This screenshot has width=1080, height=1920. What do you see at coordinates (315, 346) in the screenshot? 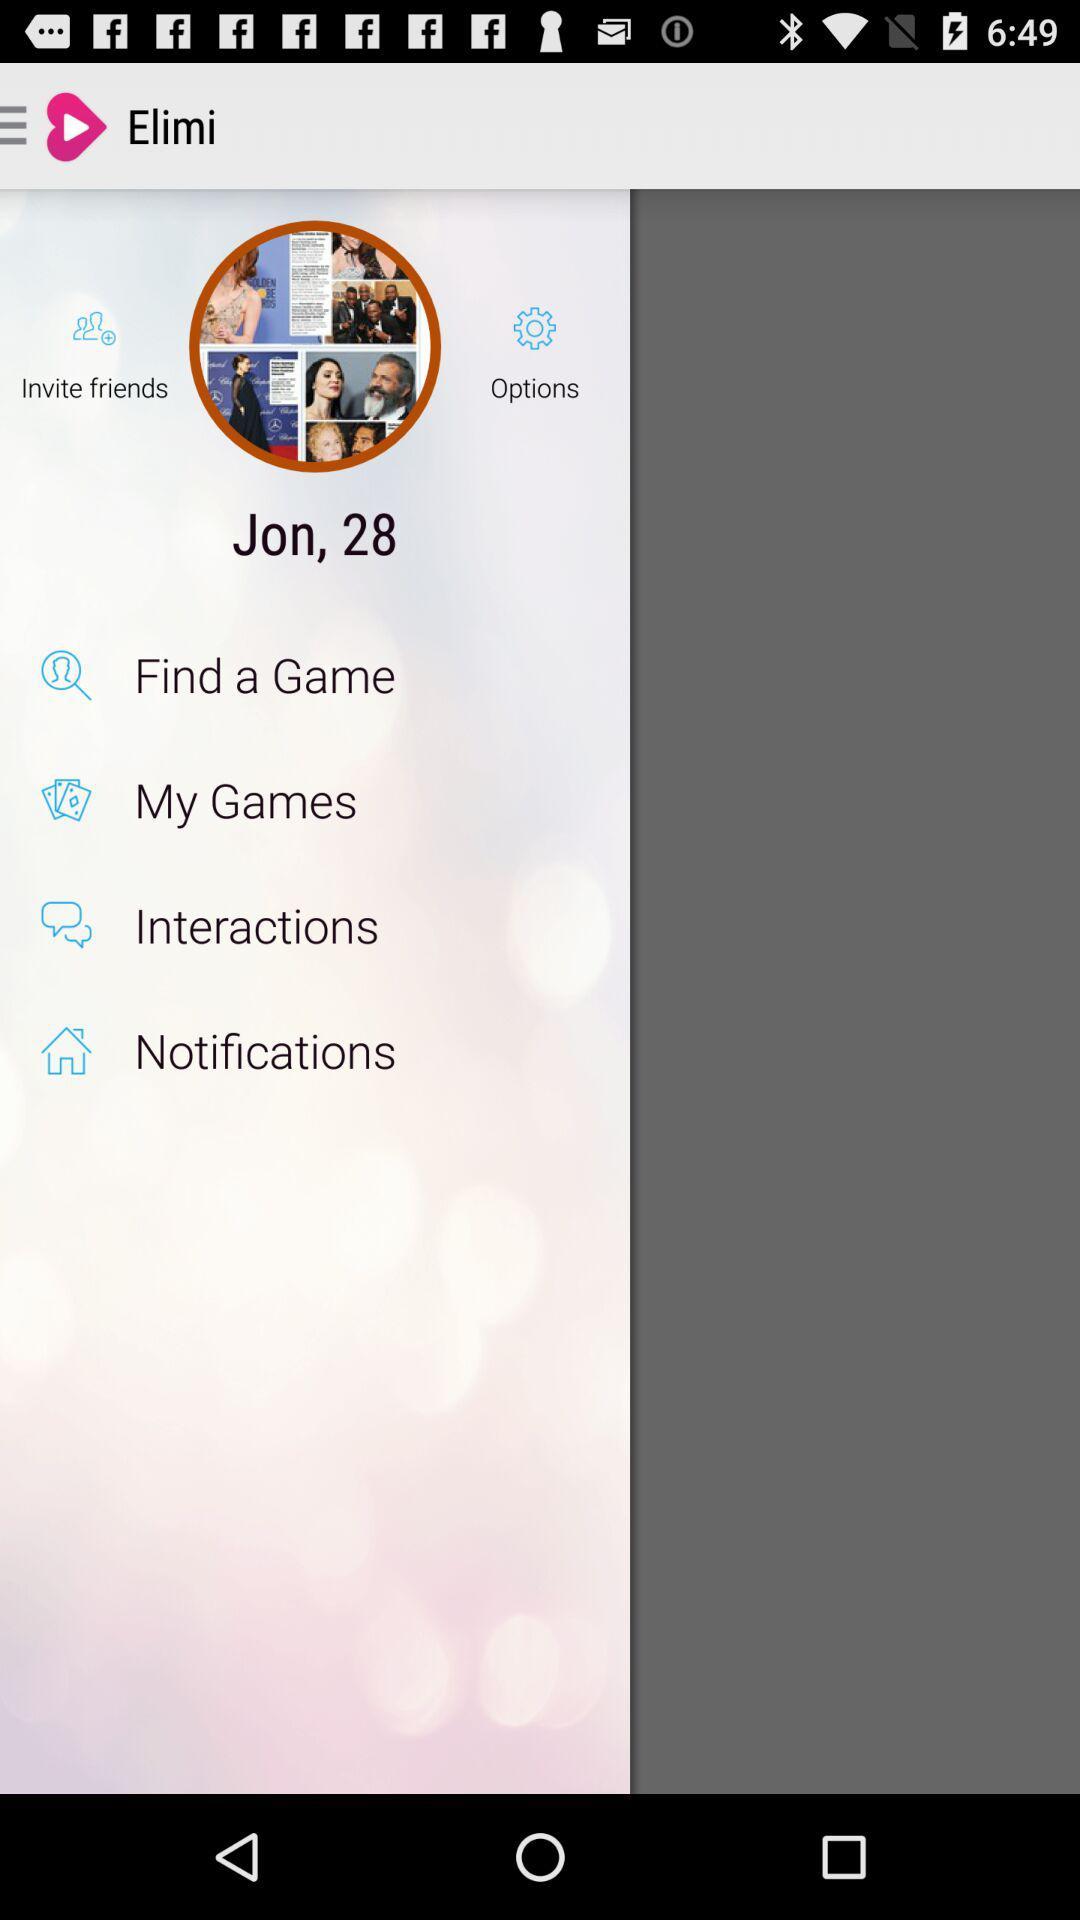
I see `item next to options item` at bounding box center [315, 346].